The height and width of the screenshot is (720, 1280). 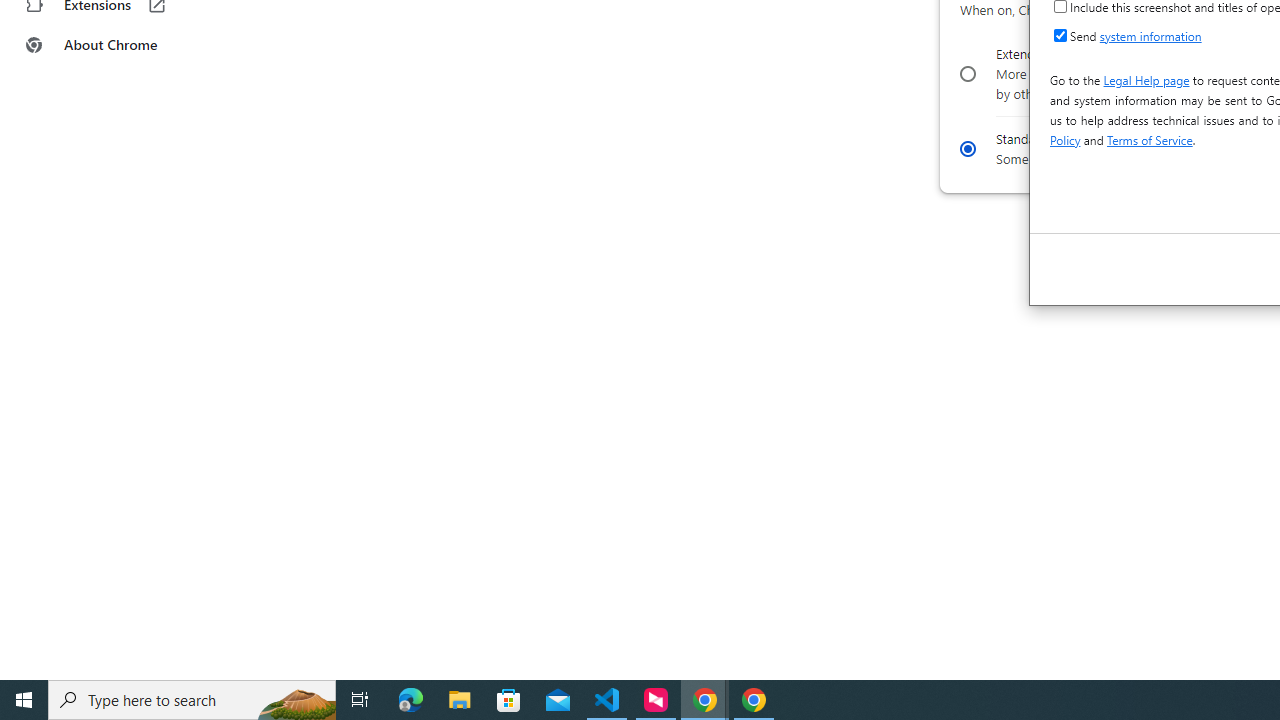 What do you see at coordinates (1146, 78) in the screenshot?
I see `'Legal Help page'` at bounding box center [1146, 78].